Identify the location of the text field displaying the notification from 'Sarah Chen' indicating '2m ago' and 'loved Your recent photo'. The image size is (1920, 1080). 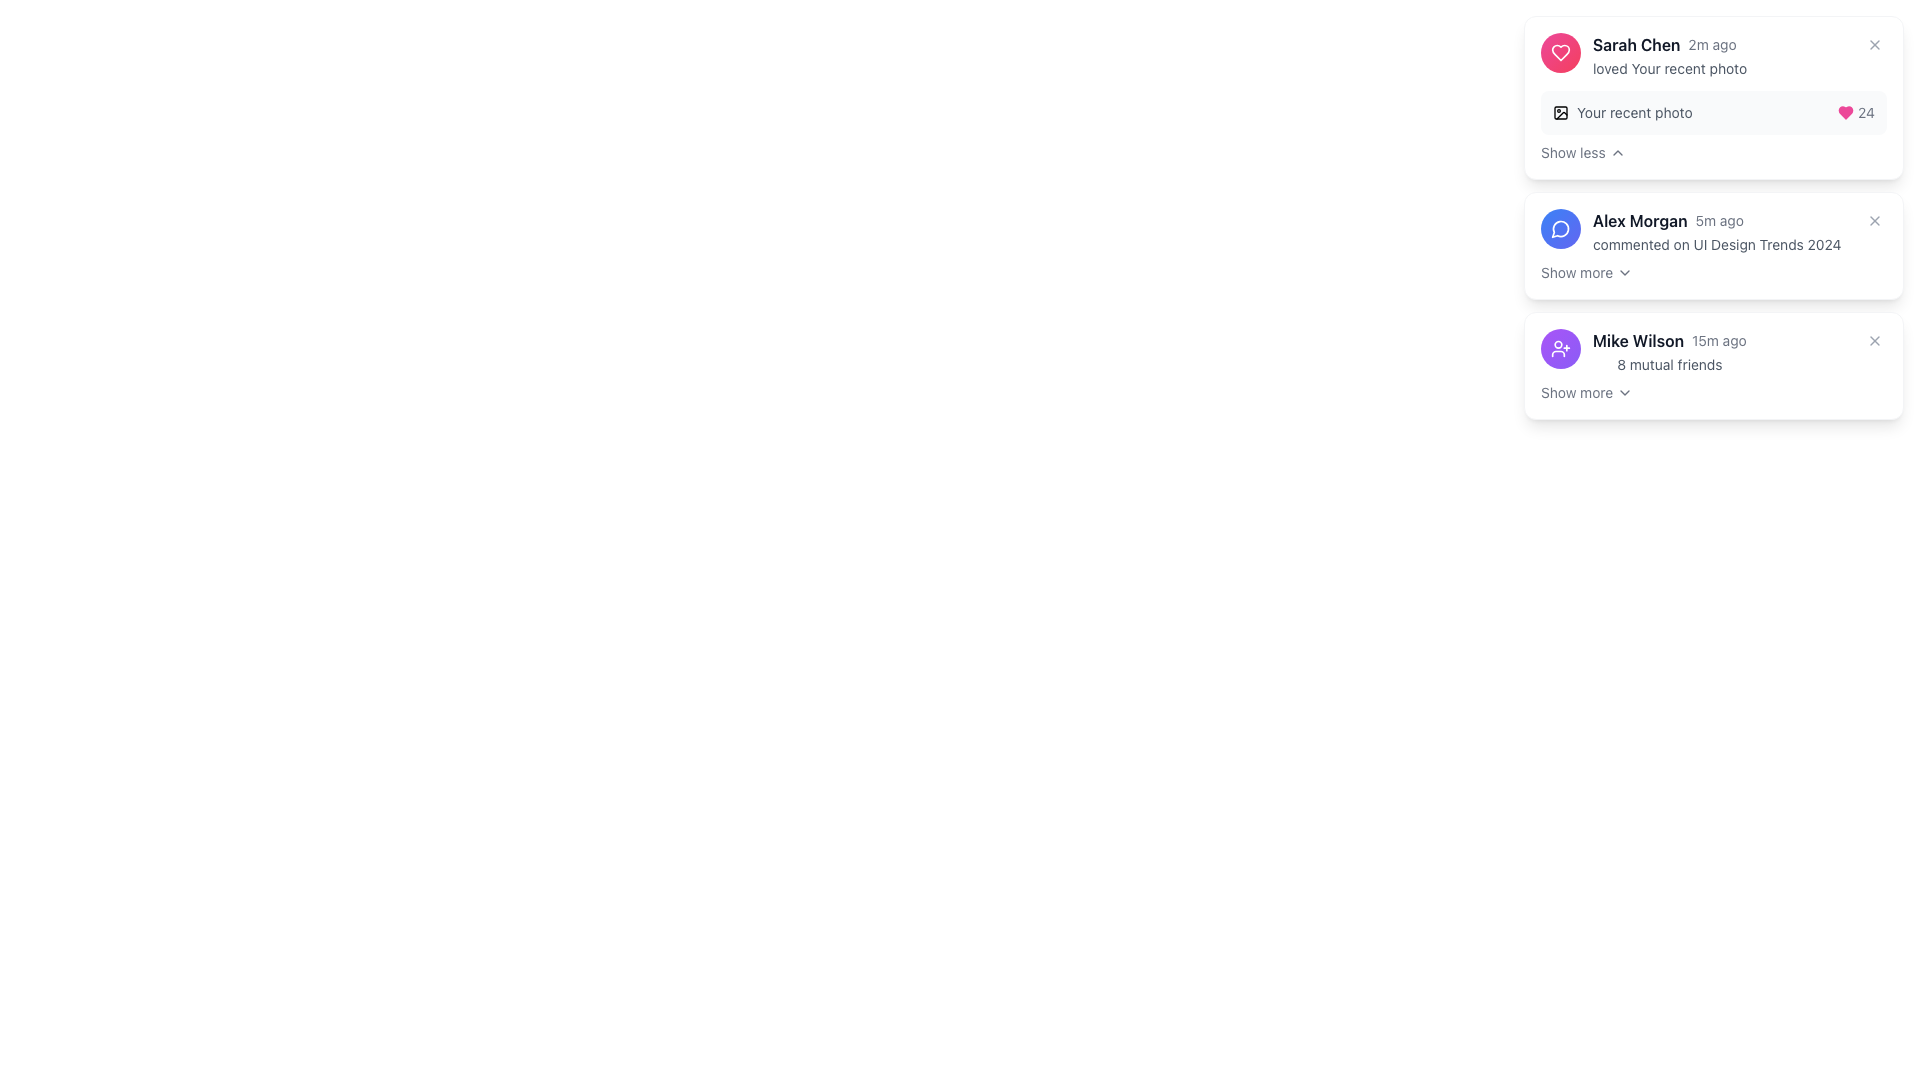
(1670, 55).